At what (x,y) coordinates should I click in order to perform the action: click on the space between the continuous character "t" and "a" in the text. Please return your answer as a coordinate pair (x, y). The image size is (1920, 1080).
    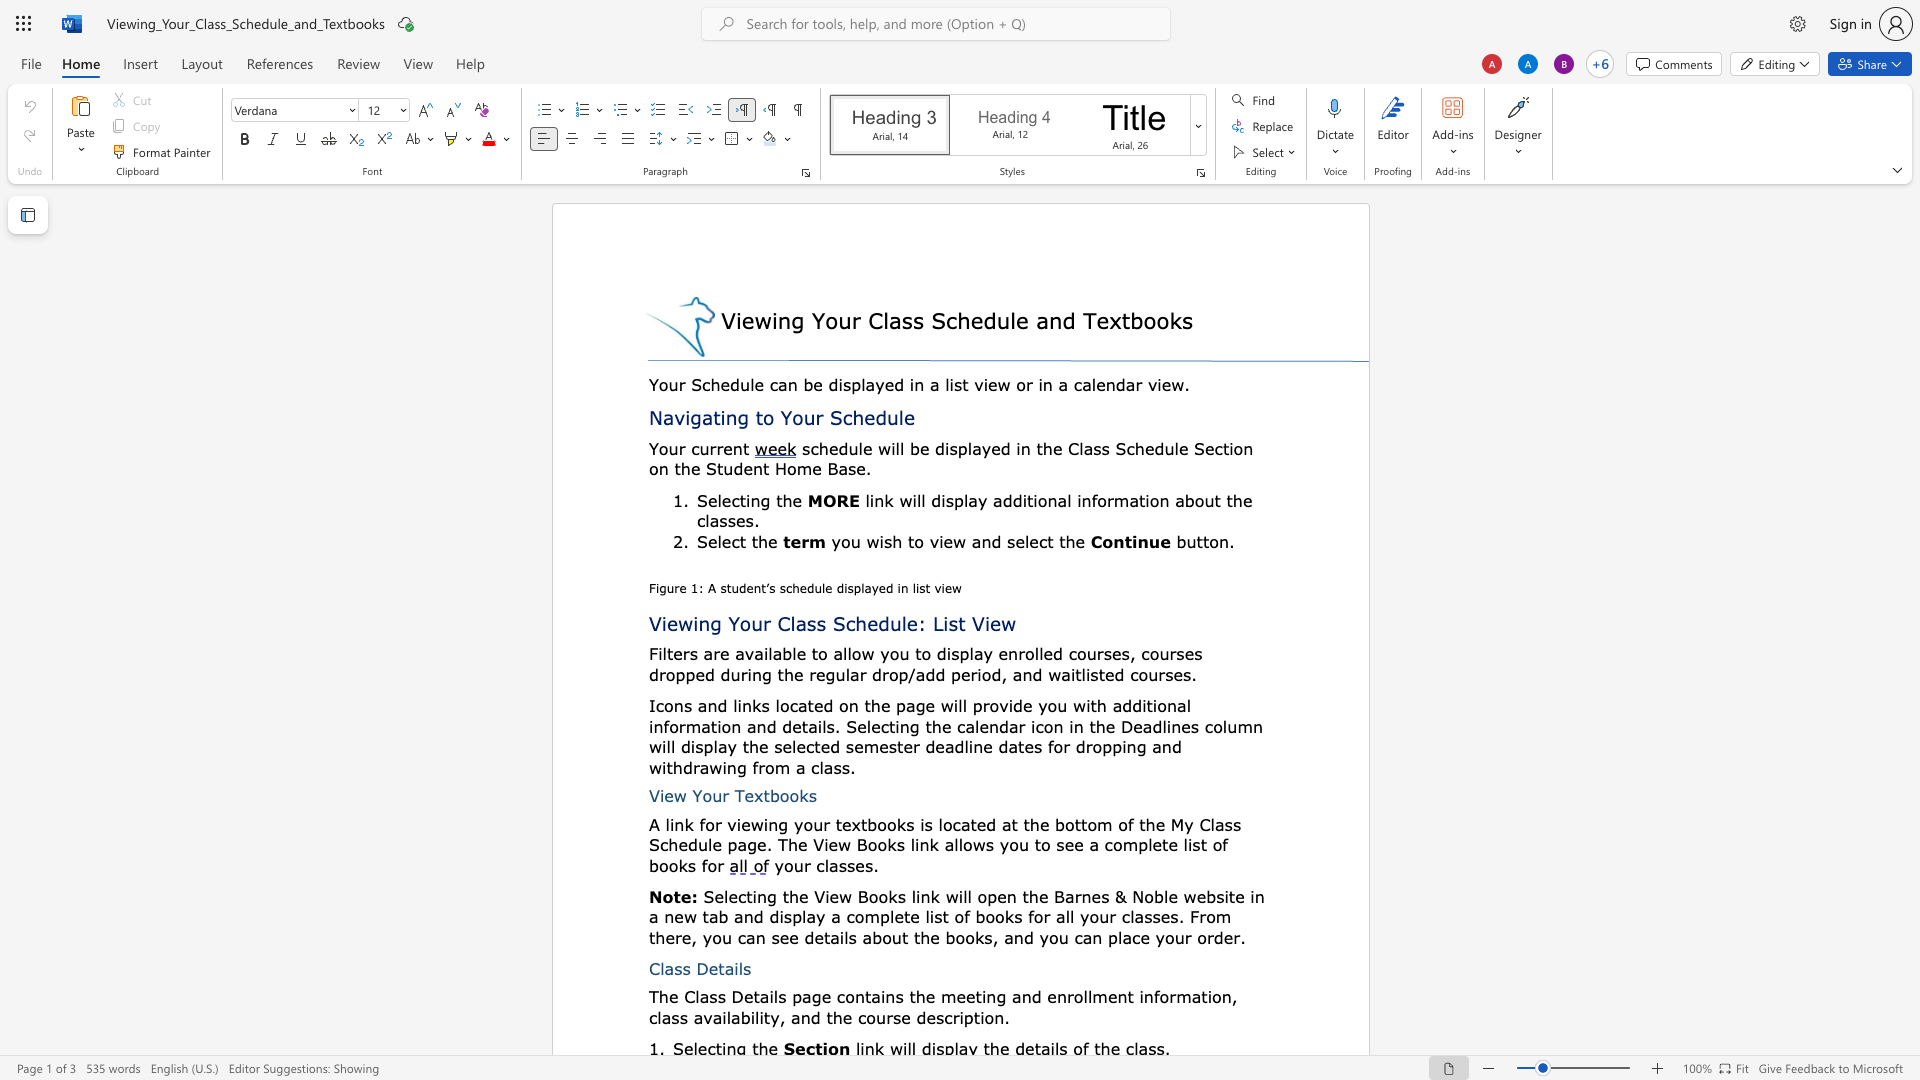
    Looking at the image, I should click on (724, 967).